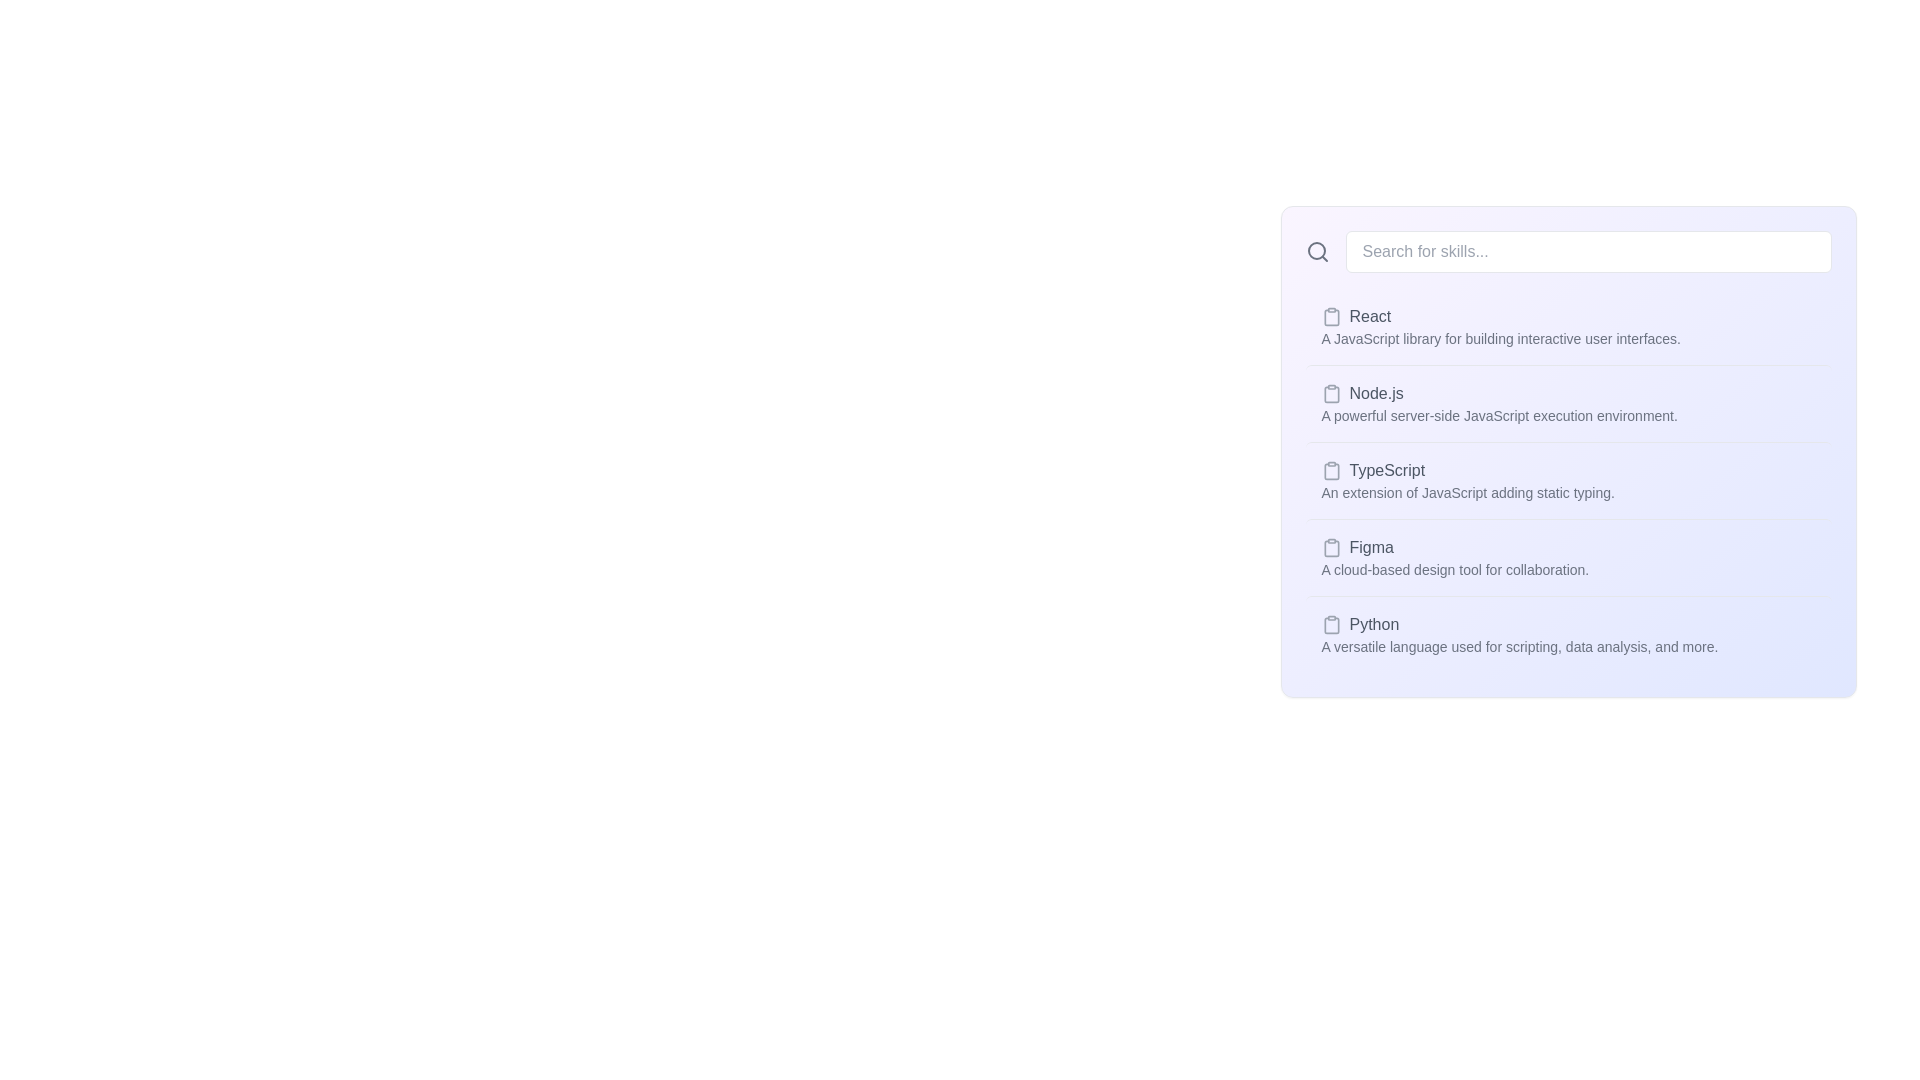 This screenshot has height=1080, width=1920. What do you see at coordinates (1499, 415) in the screenshot?
I see `the static text labeled 'A powerful server-side JavaScript execution environment', which is styled in a small font size and grayed, located below the title 'Node.js'` at bounding box center [1499, 415].